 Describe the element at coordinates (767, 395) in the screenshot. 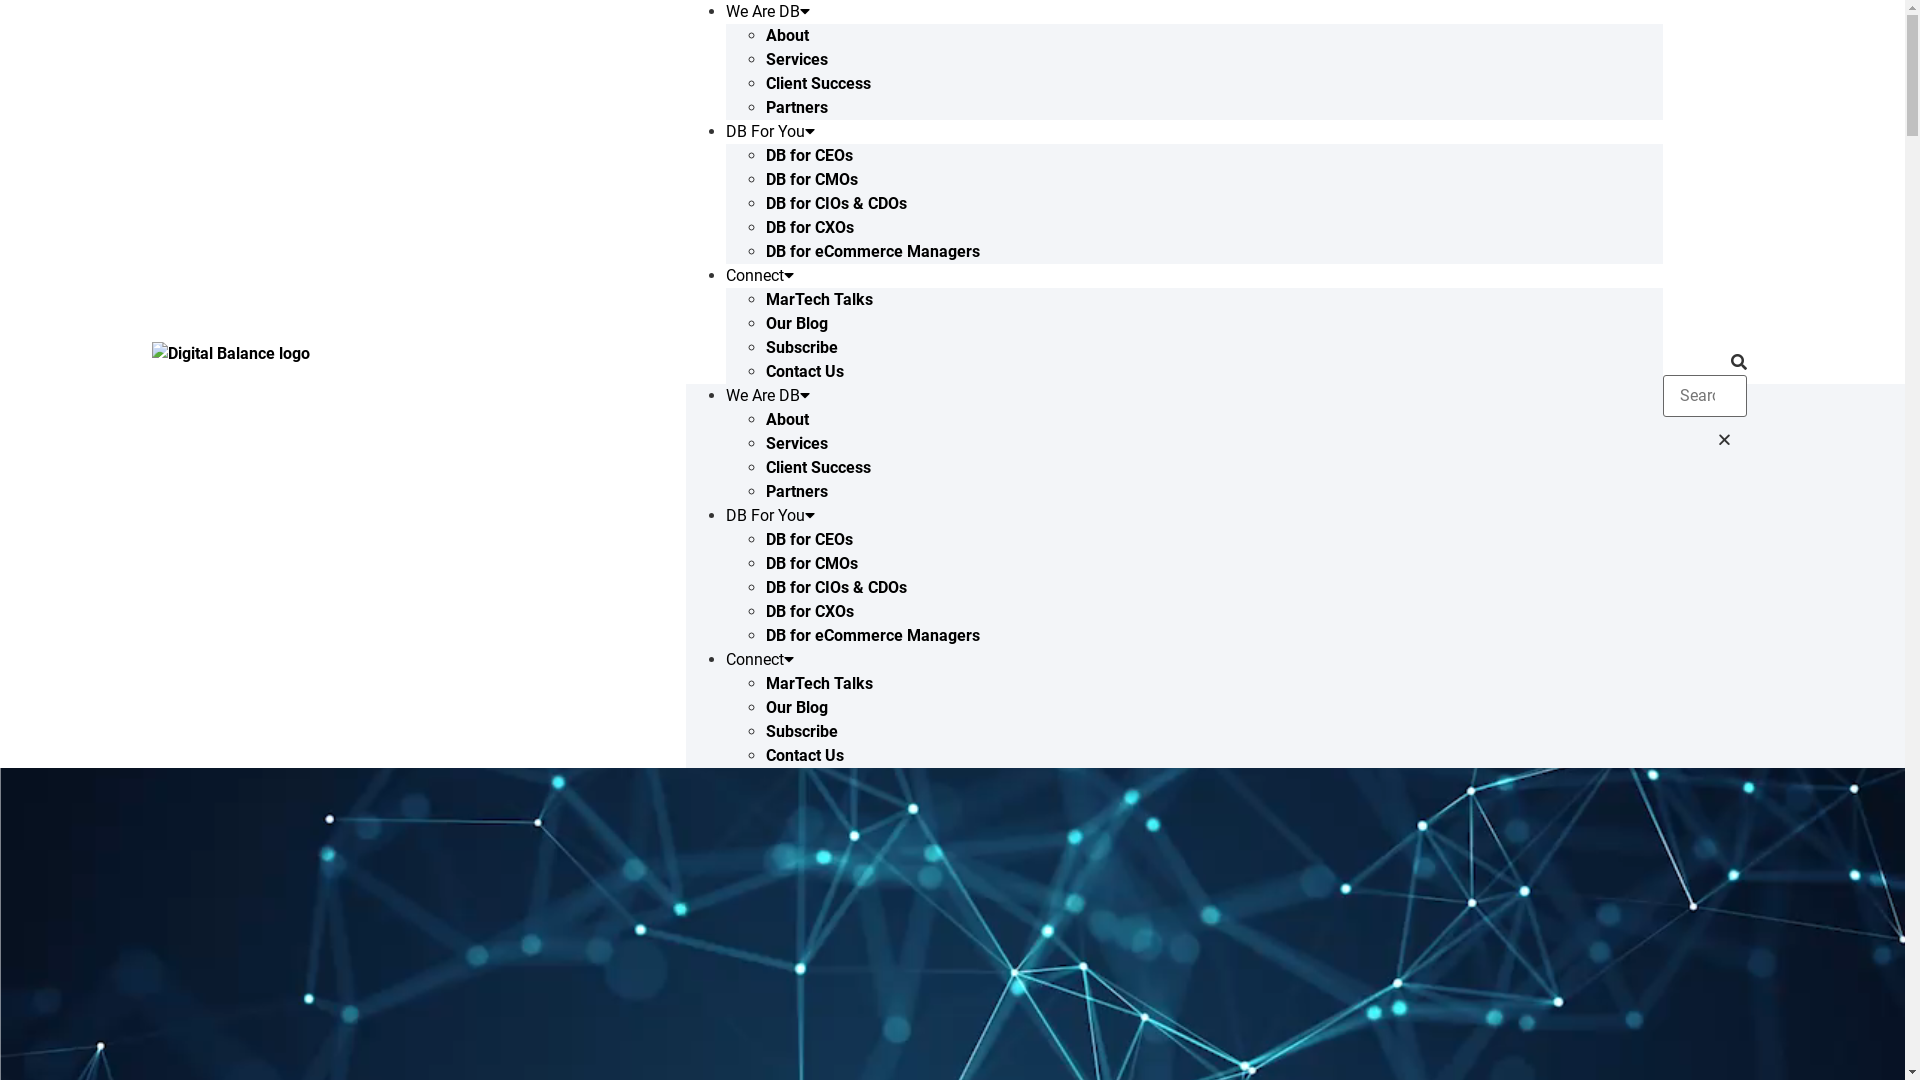

I see `'We Are DB'` at that location.